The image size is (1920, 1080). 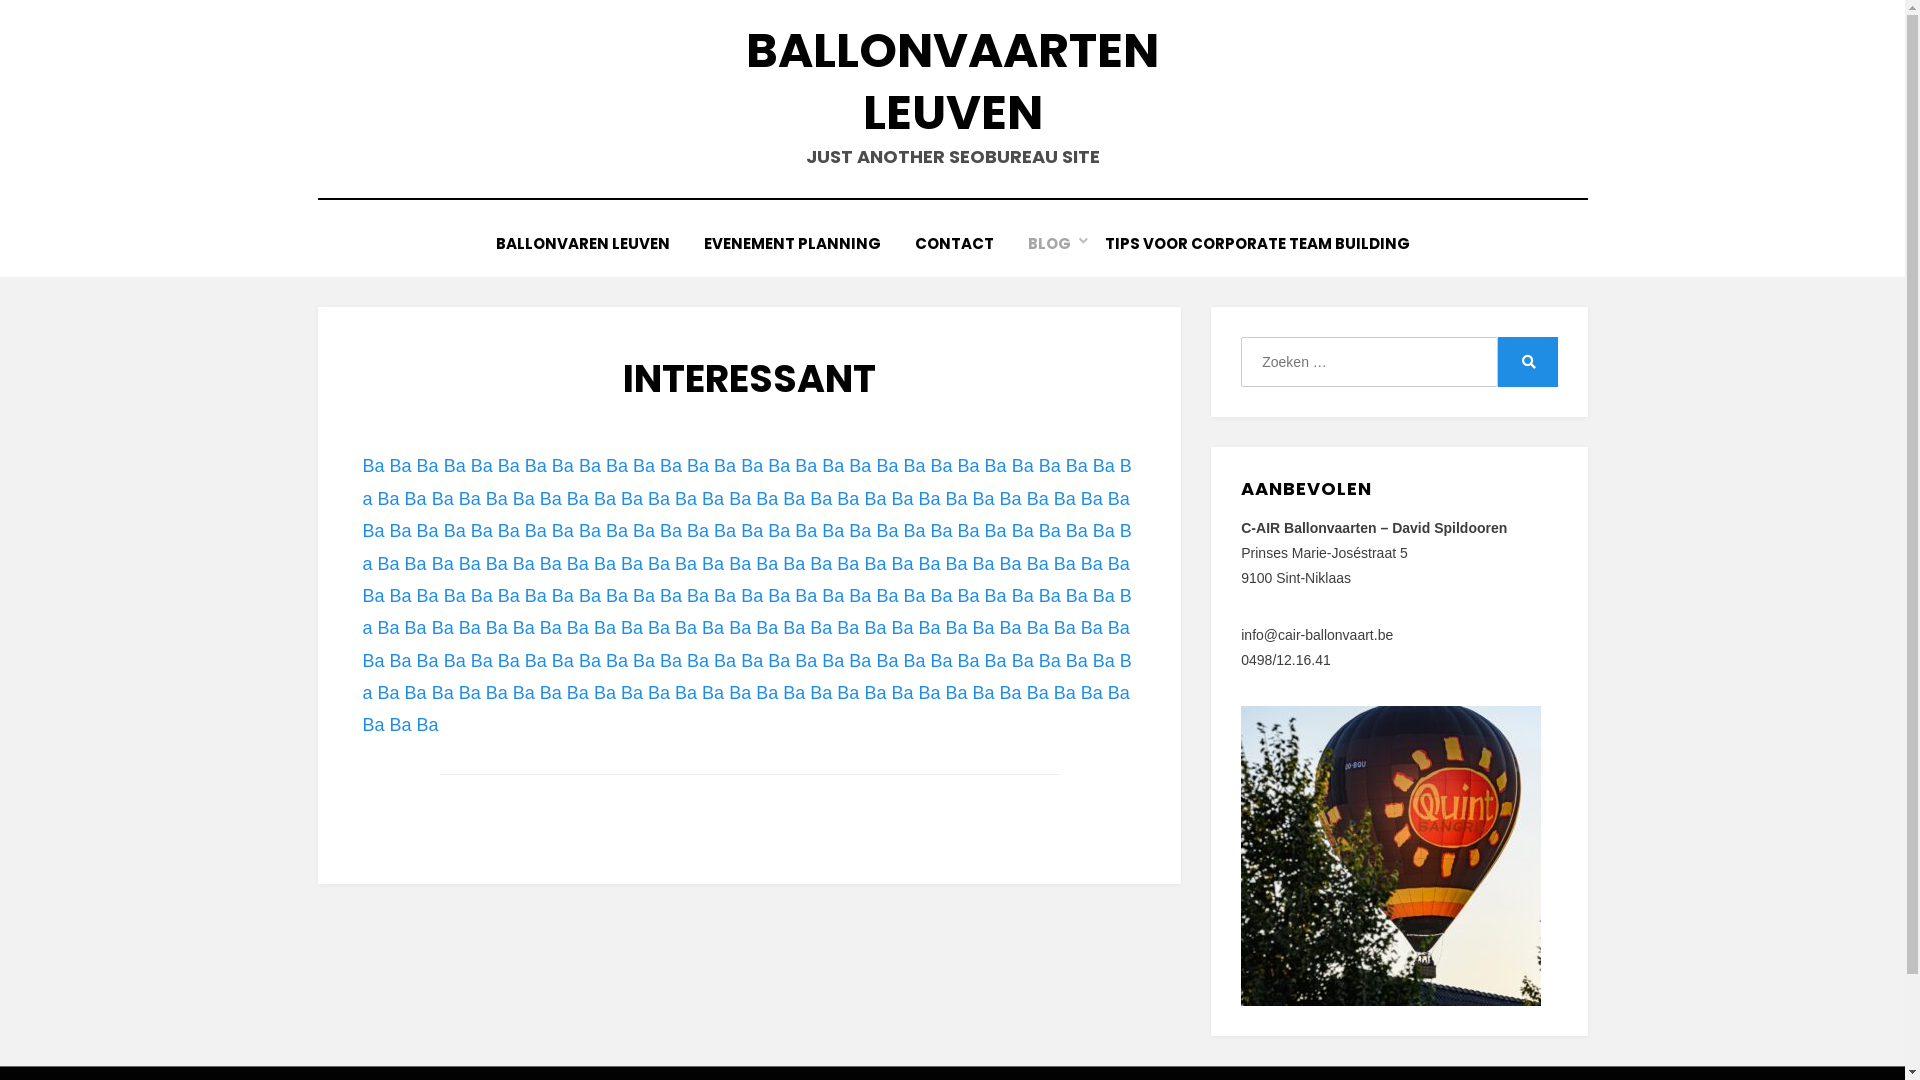 What do you see at coordinates (1240, 635) in the screenshot?
I see `'info@cair-ballonvaart.be'` at bounding box center [1240, 635].